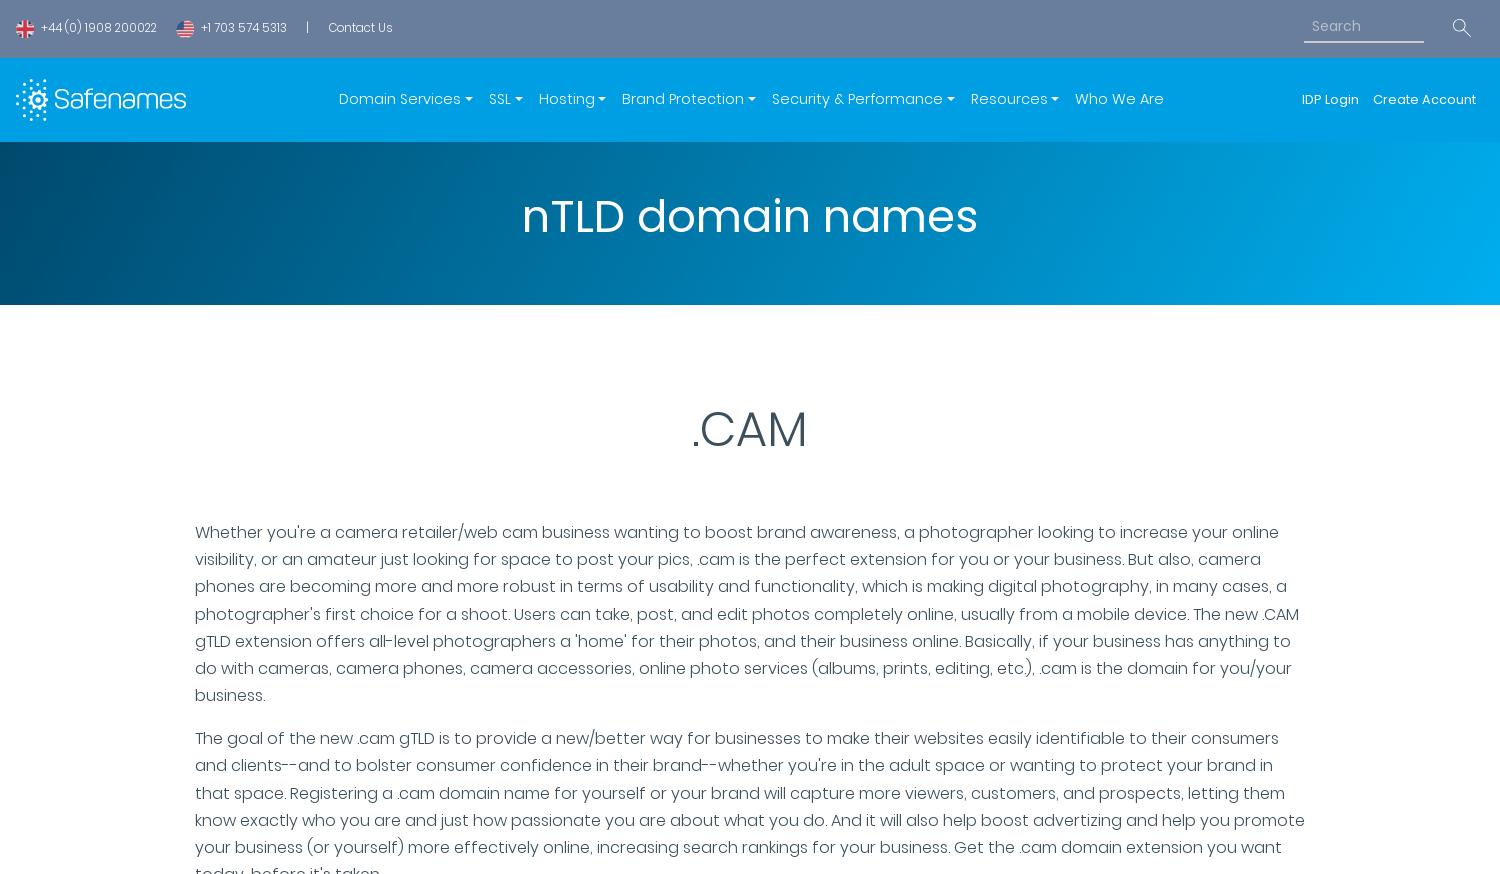  I want to click on '|', so click(307, 26).